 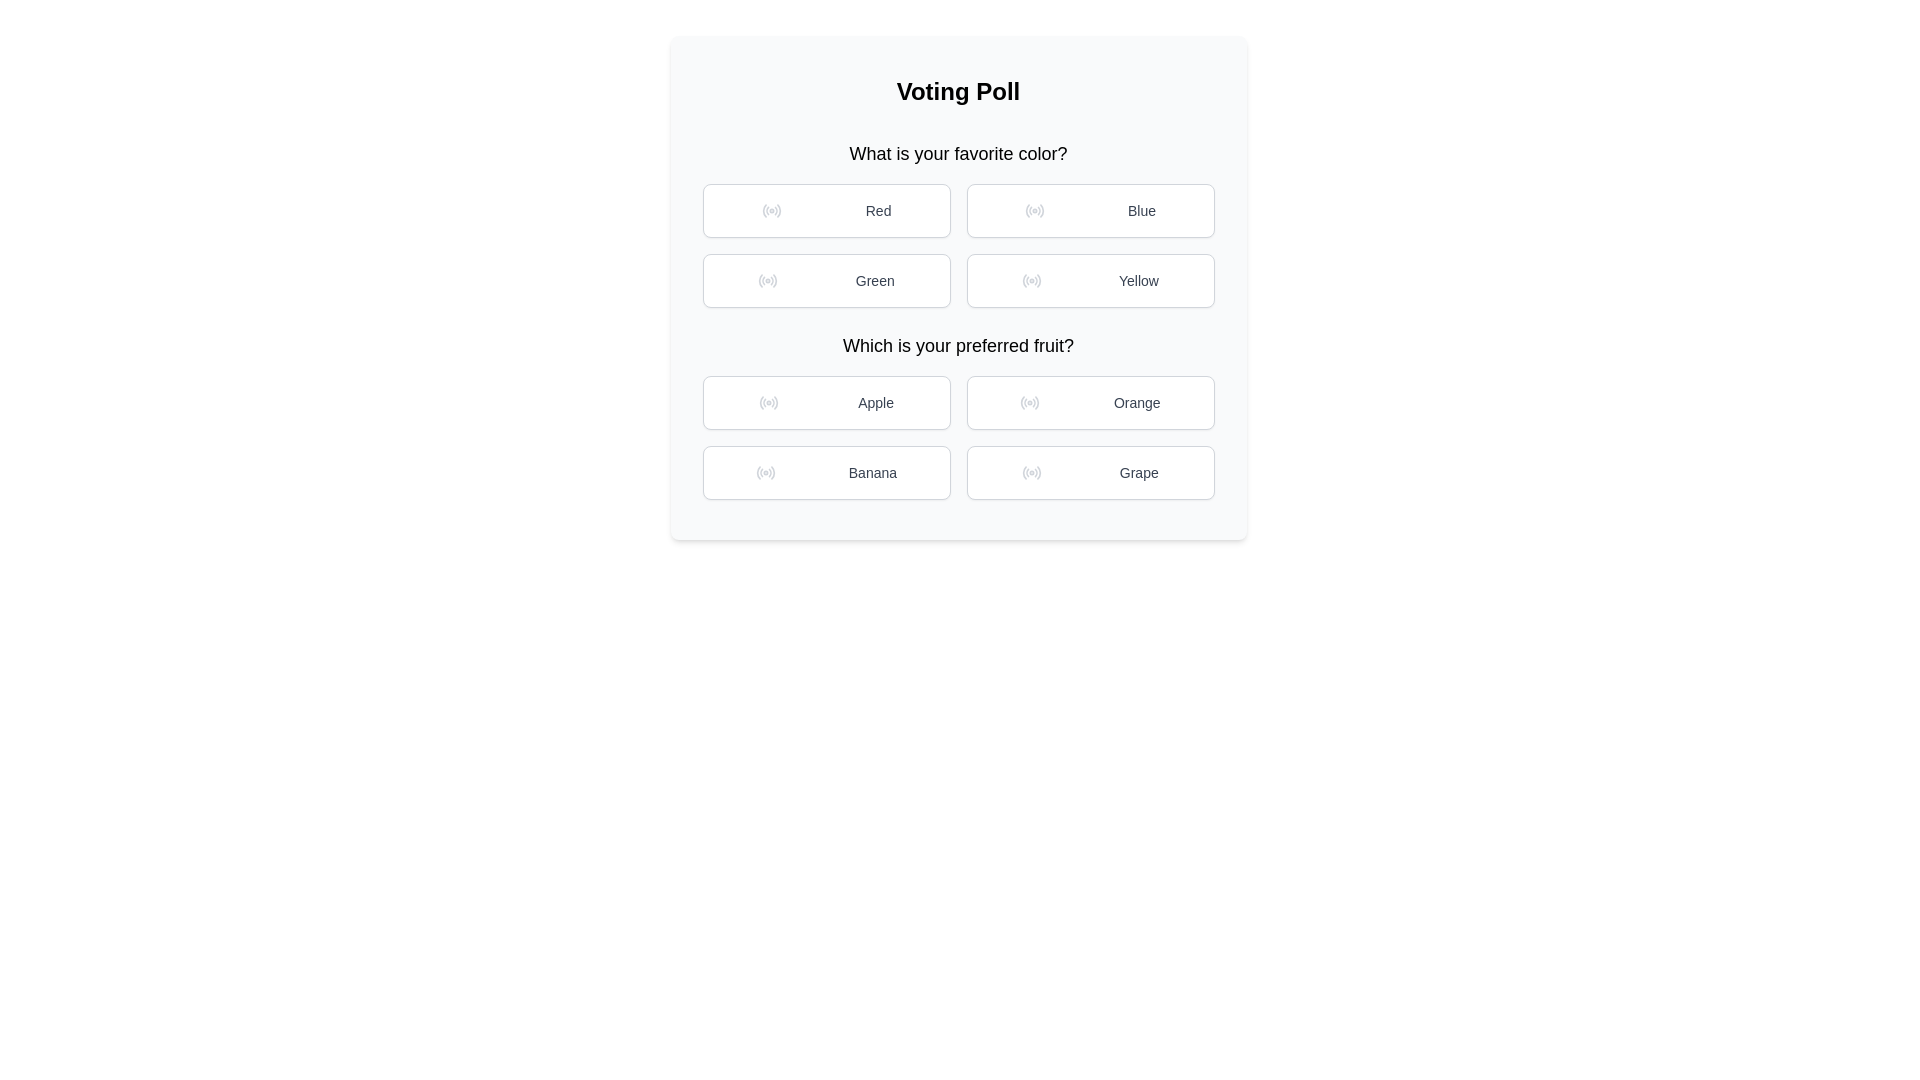 What do you see at coordinates (1138, 281) in the screenshot?
I see `the text label on the button representing the last selectable option in the 'What is your favorite color?' section` at bounding box center [1138, 281].